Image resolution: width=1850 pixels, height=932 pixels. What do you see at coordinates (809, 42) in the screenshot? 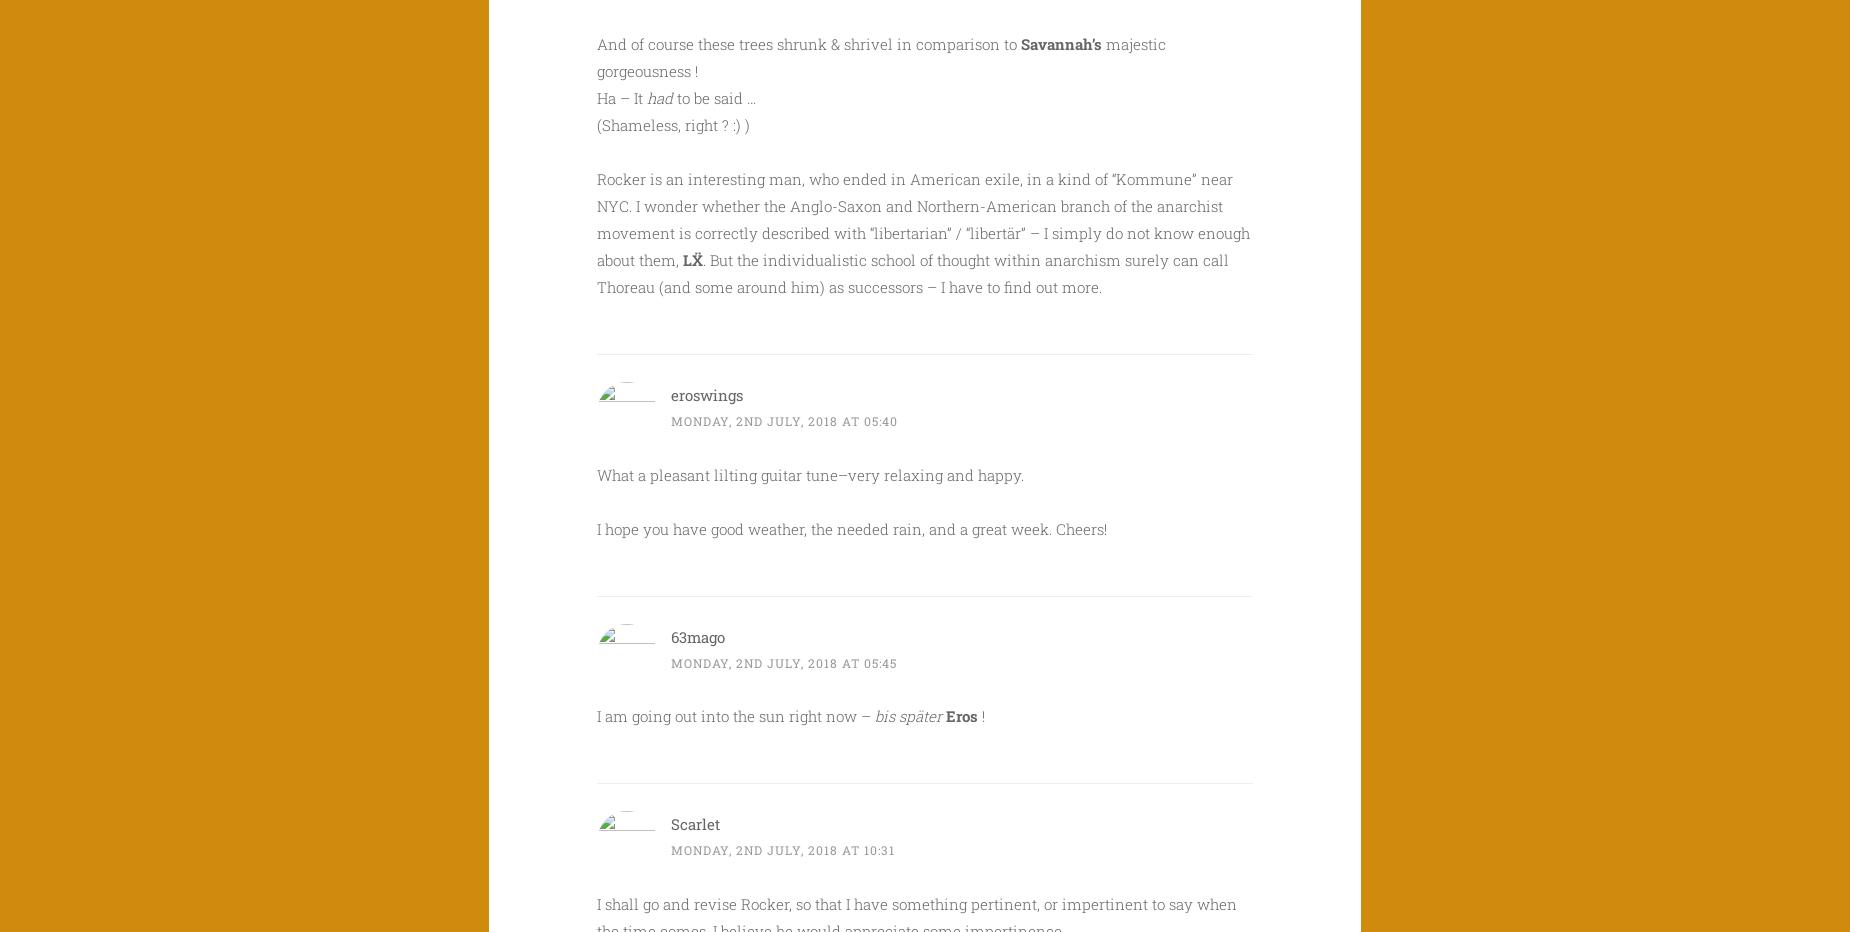
I see `'And of course these trees shrunk & shrivel in comparison to'` at bounding box center [809, 42].